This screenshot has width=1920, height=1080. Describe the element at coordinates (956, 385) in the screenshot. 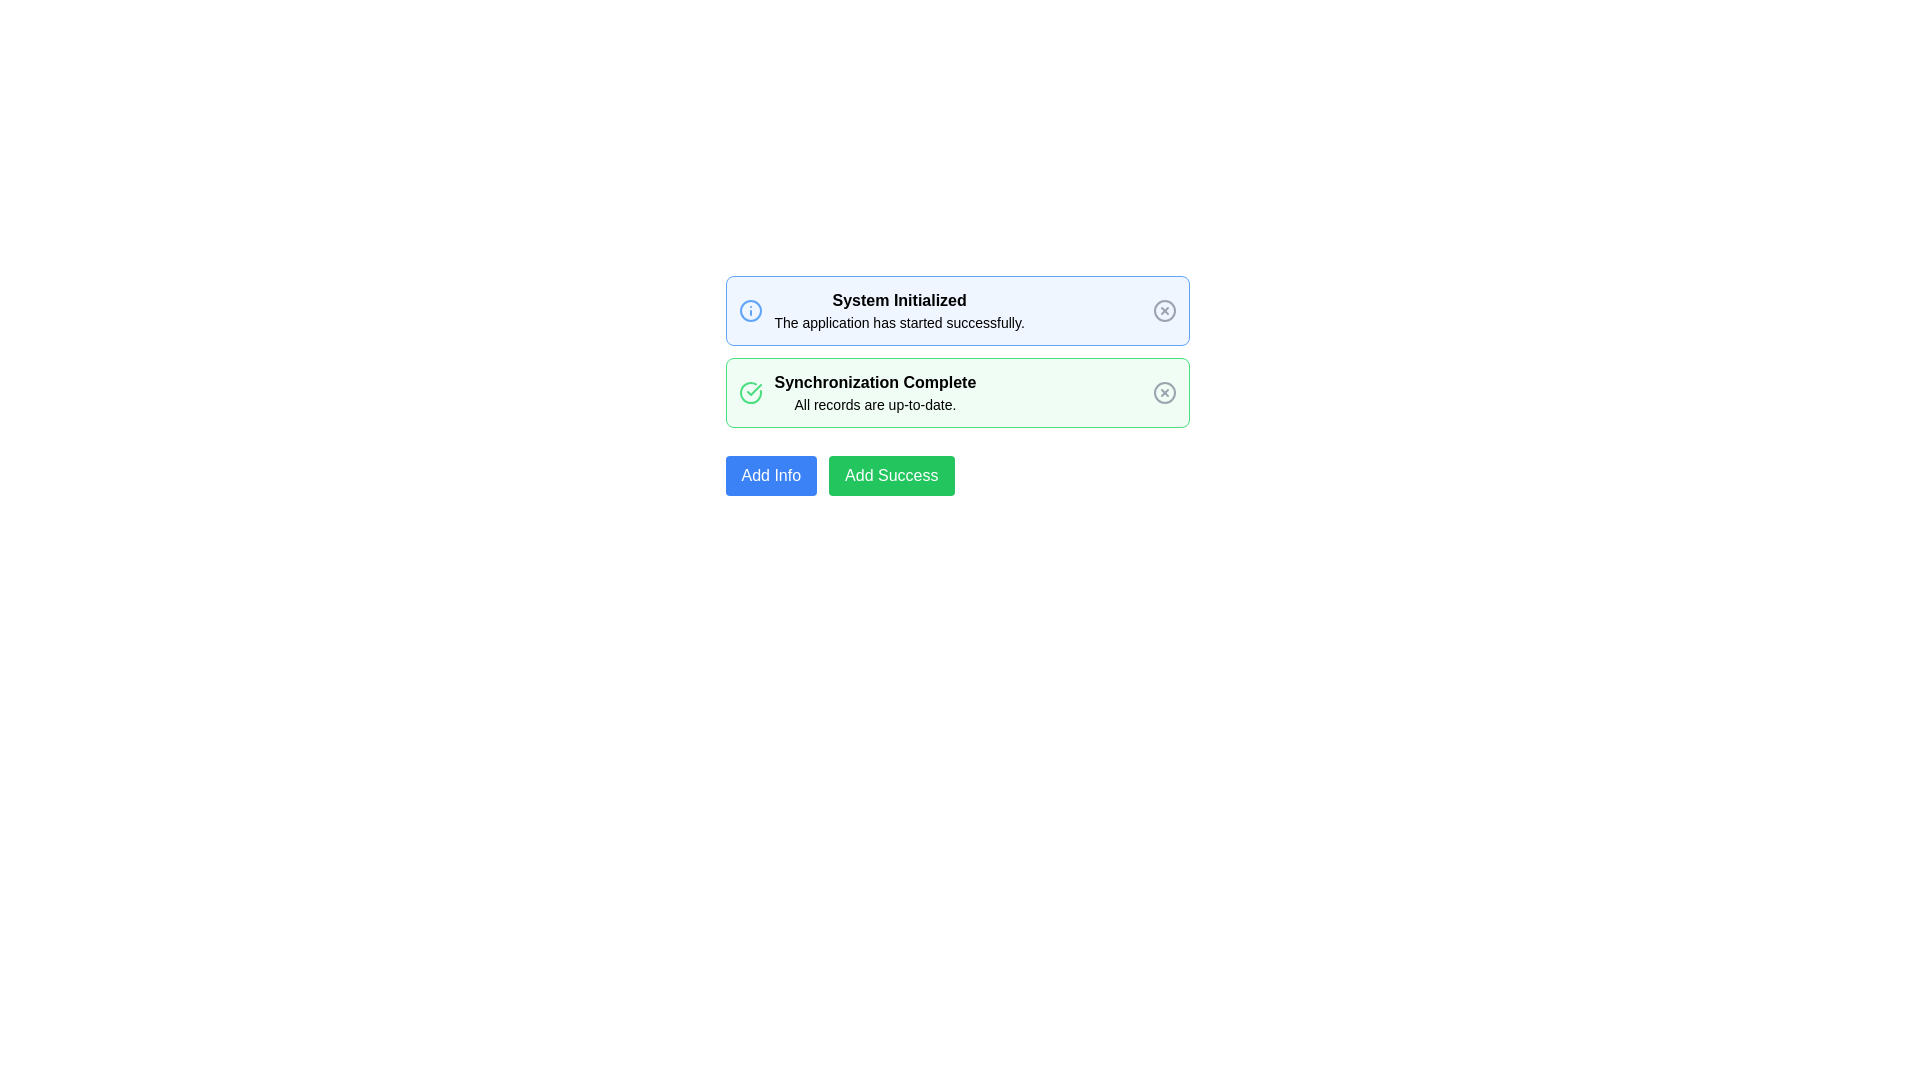

I see `messages displayed in the Notification panel that indicates system initialization and synchronization completion` at that location.